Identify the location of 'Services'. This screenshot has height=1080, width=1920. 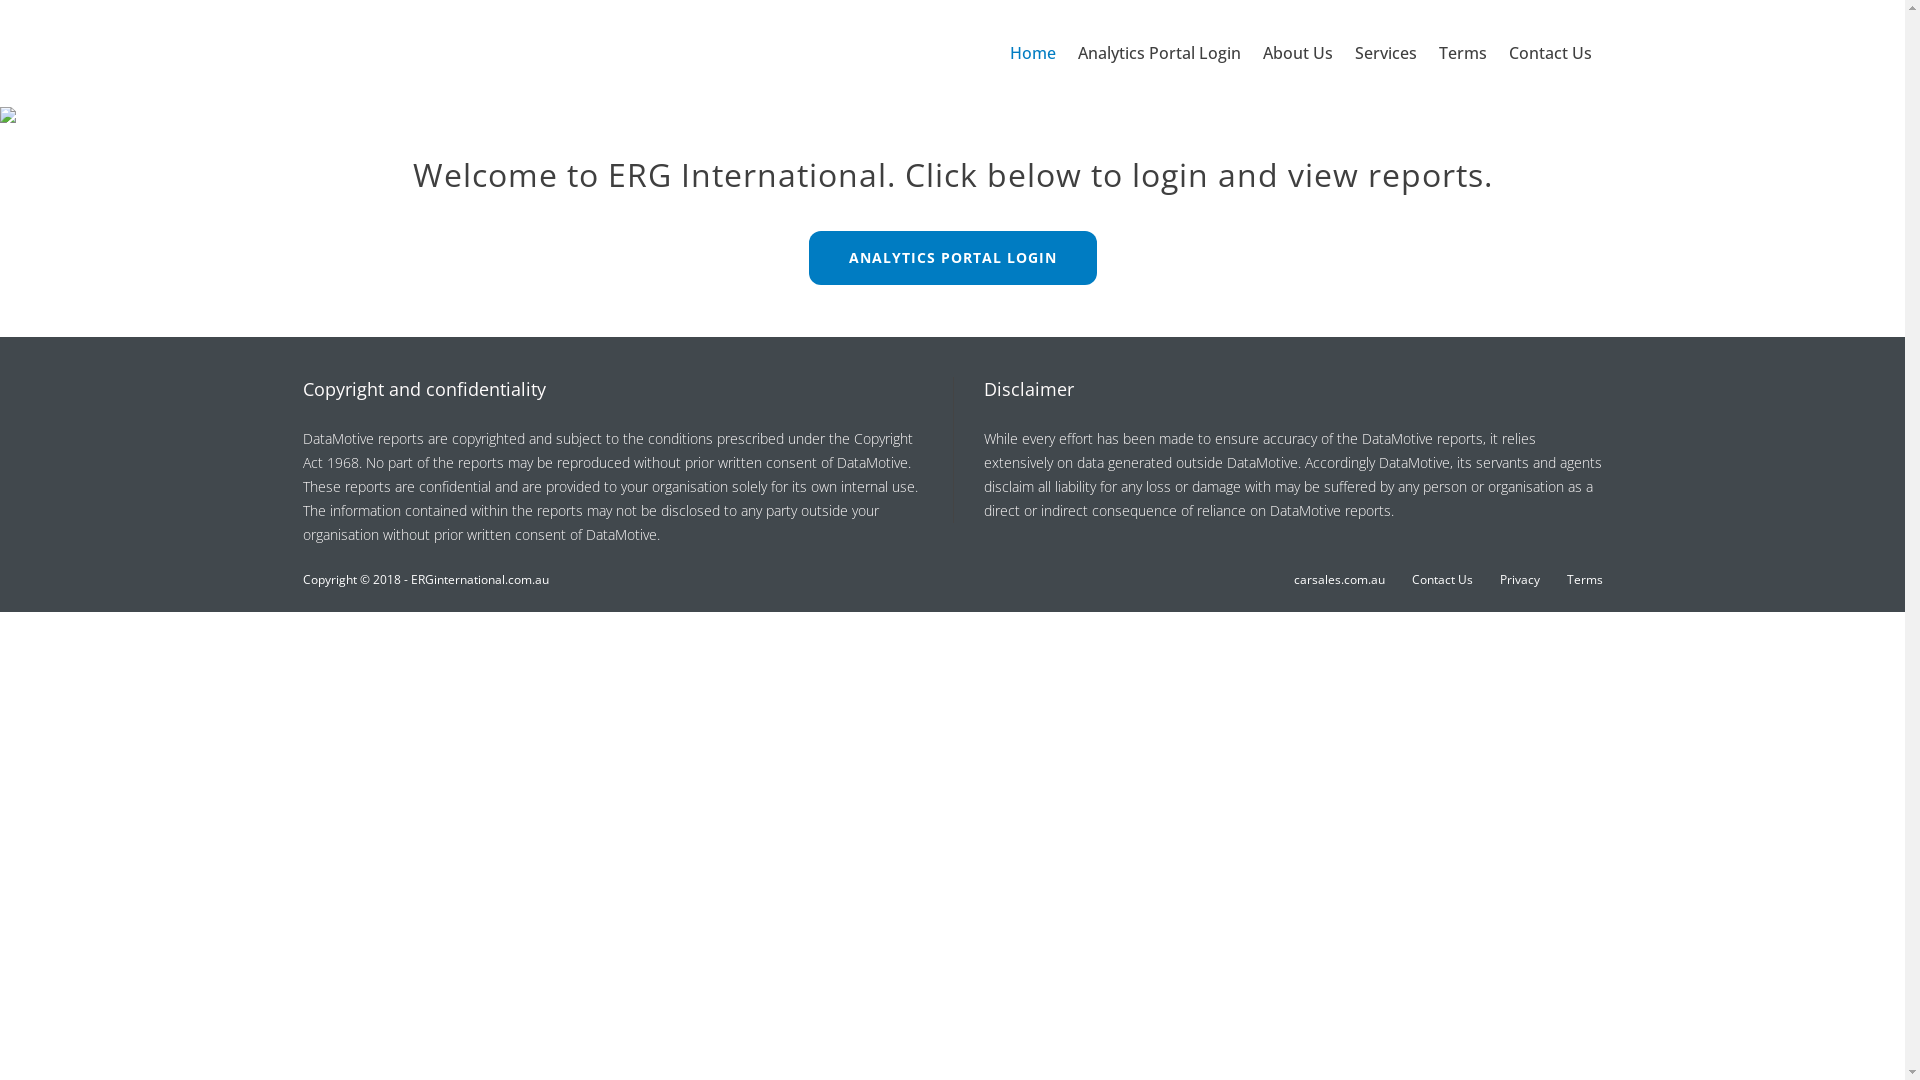
(1384, 52).